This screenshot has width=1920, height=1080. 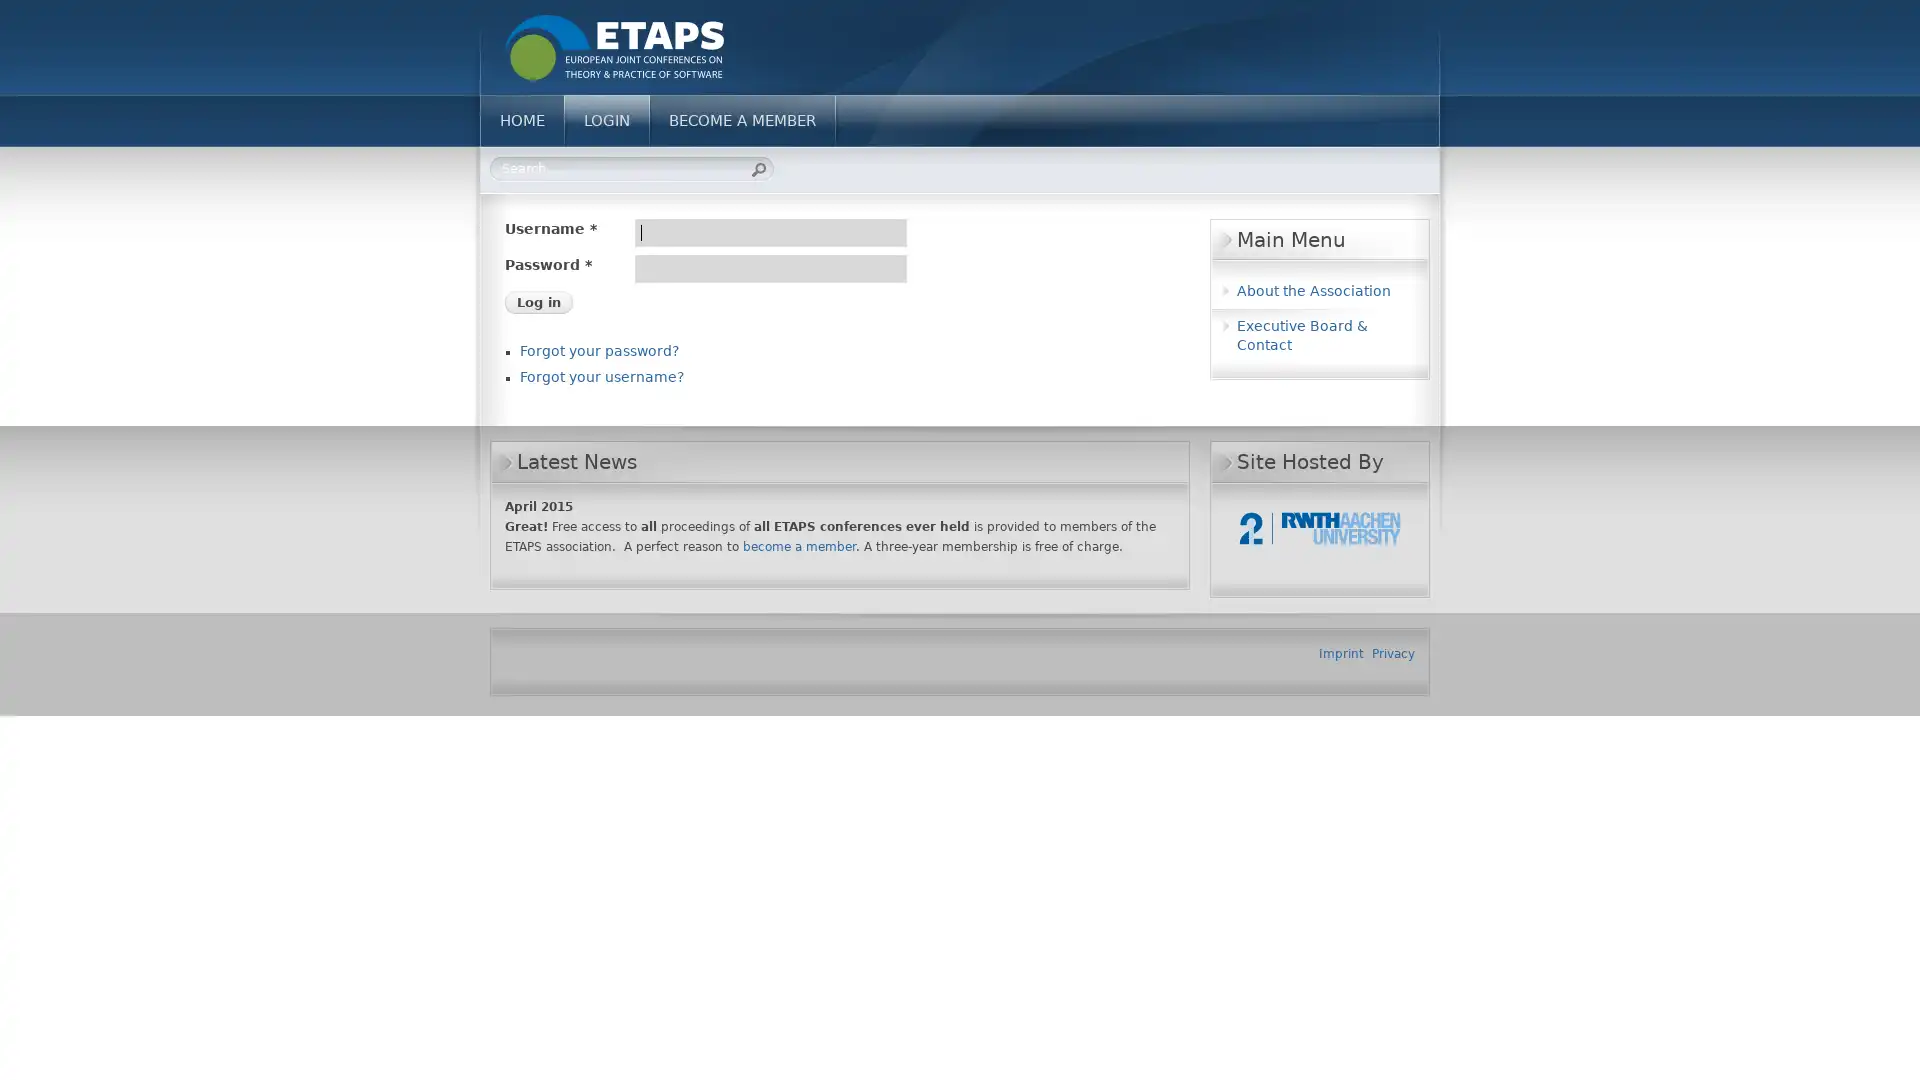 I want to click on Log in, so click(x=538, y=303).